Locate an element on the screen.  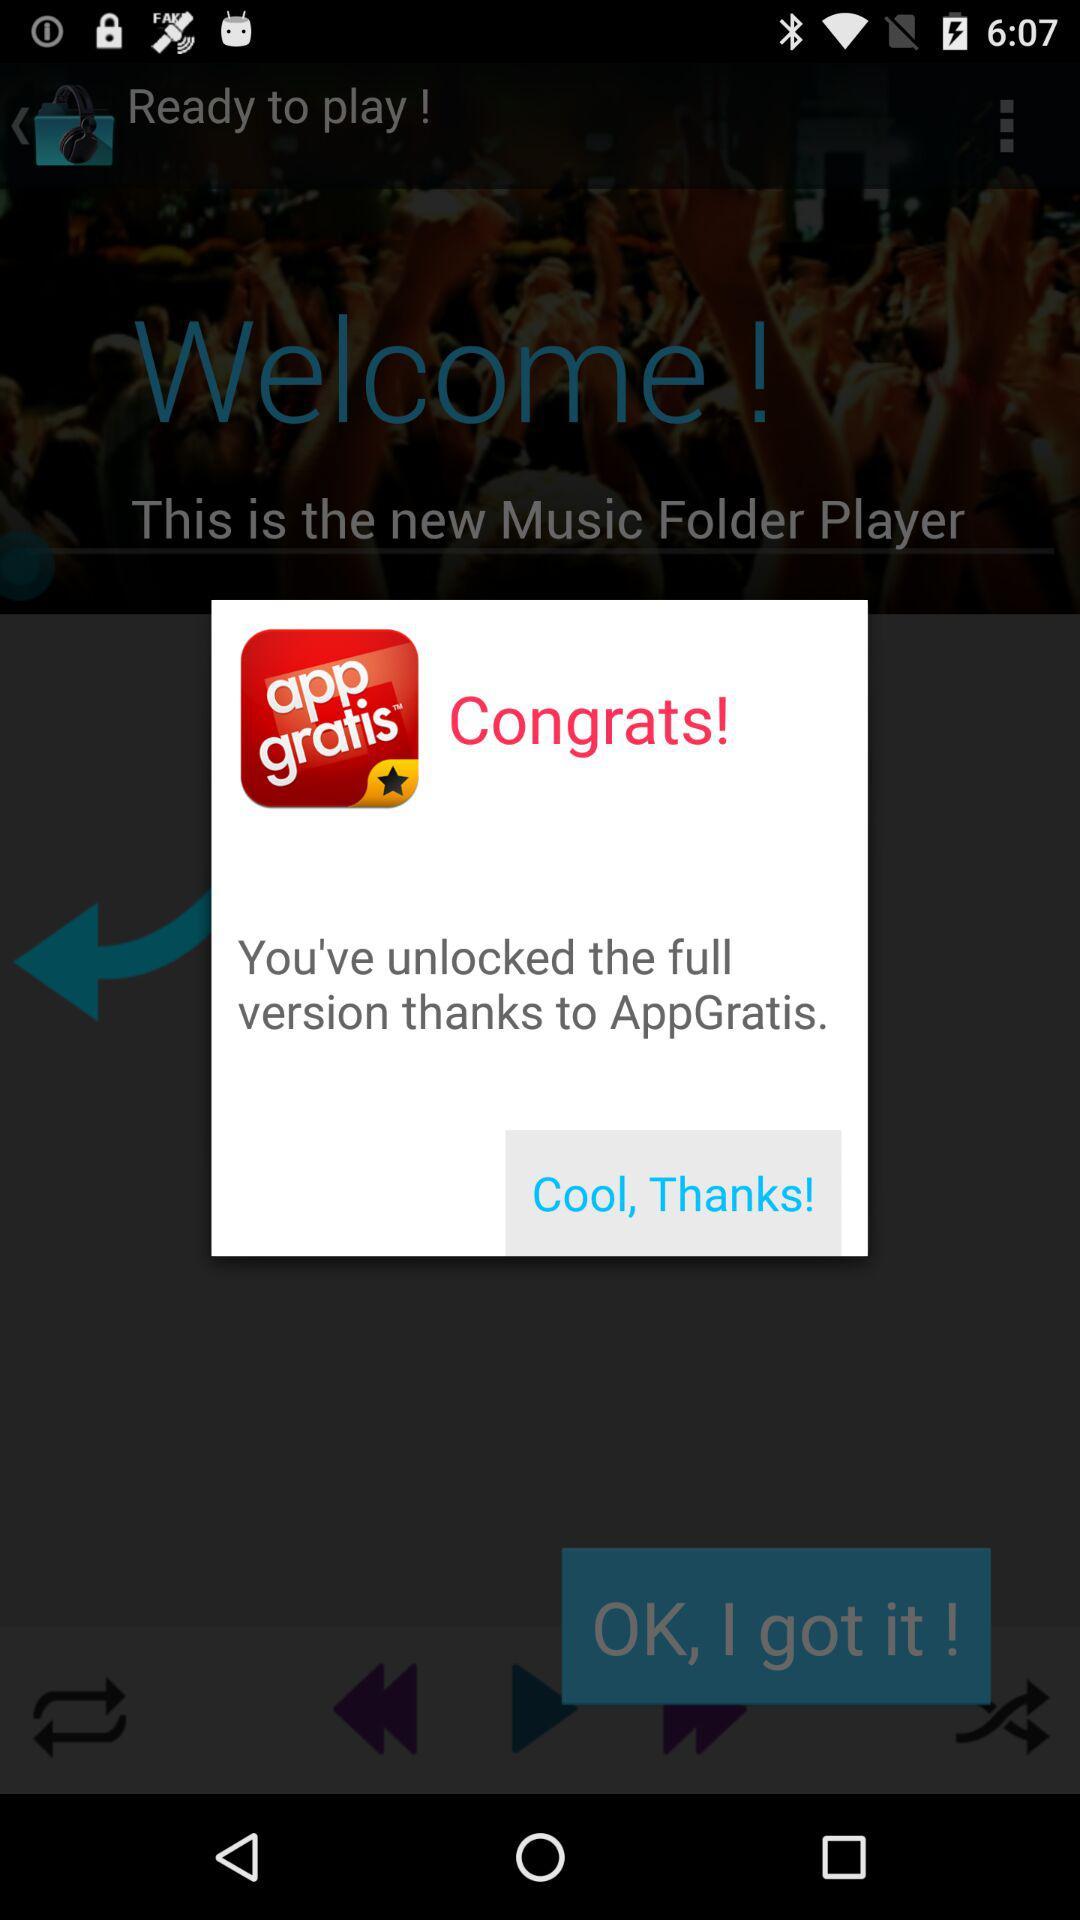
cool, thanks! is located at coordinates (673, 1193).